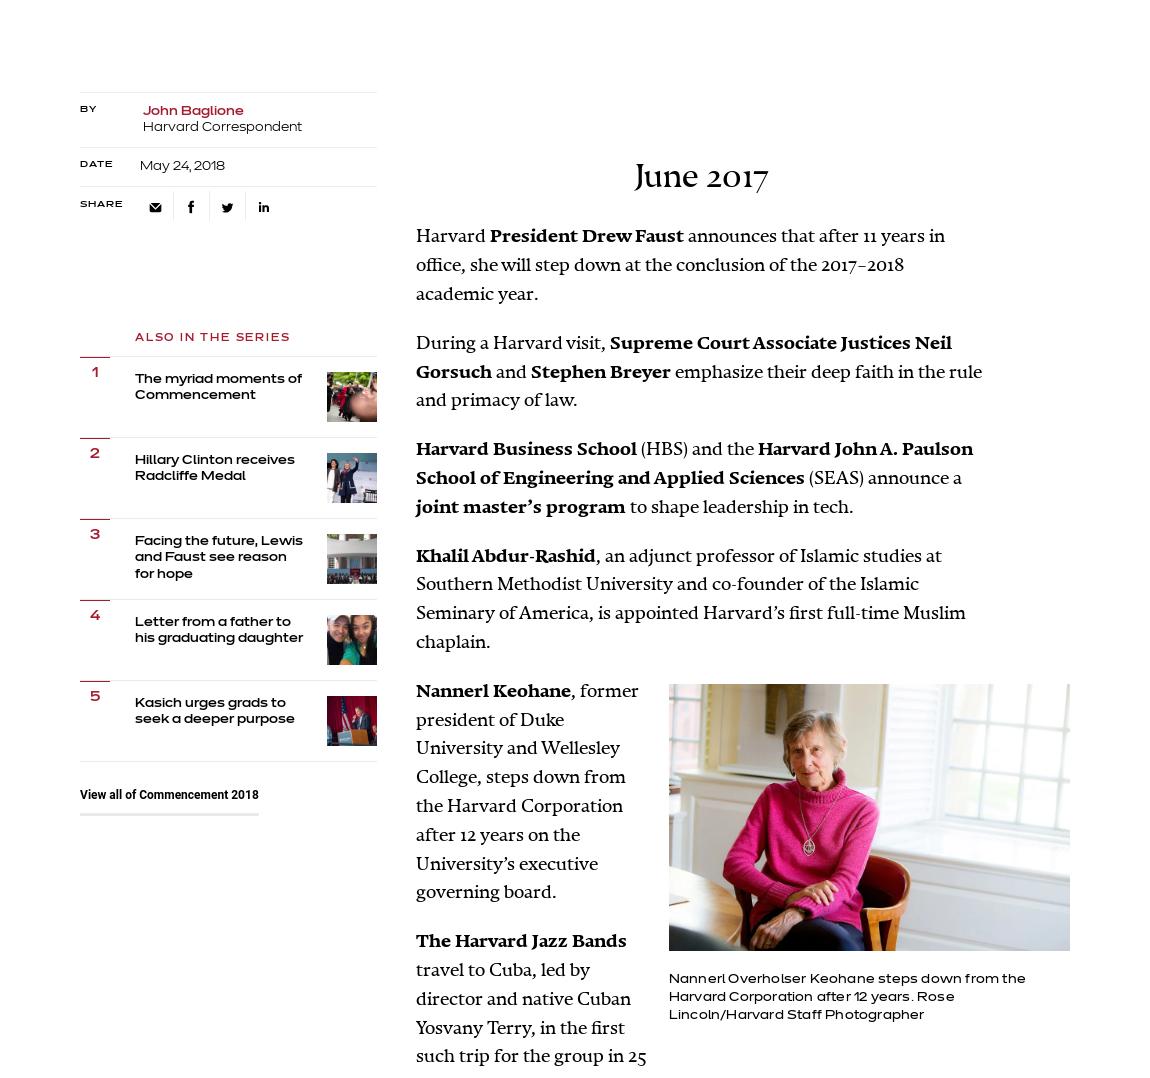 The image size is (1150, 1078). I want to click on 'and', so click(495, 371).